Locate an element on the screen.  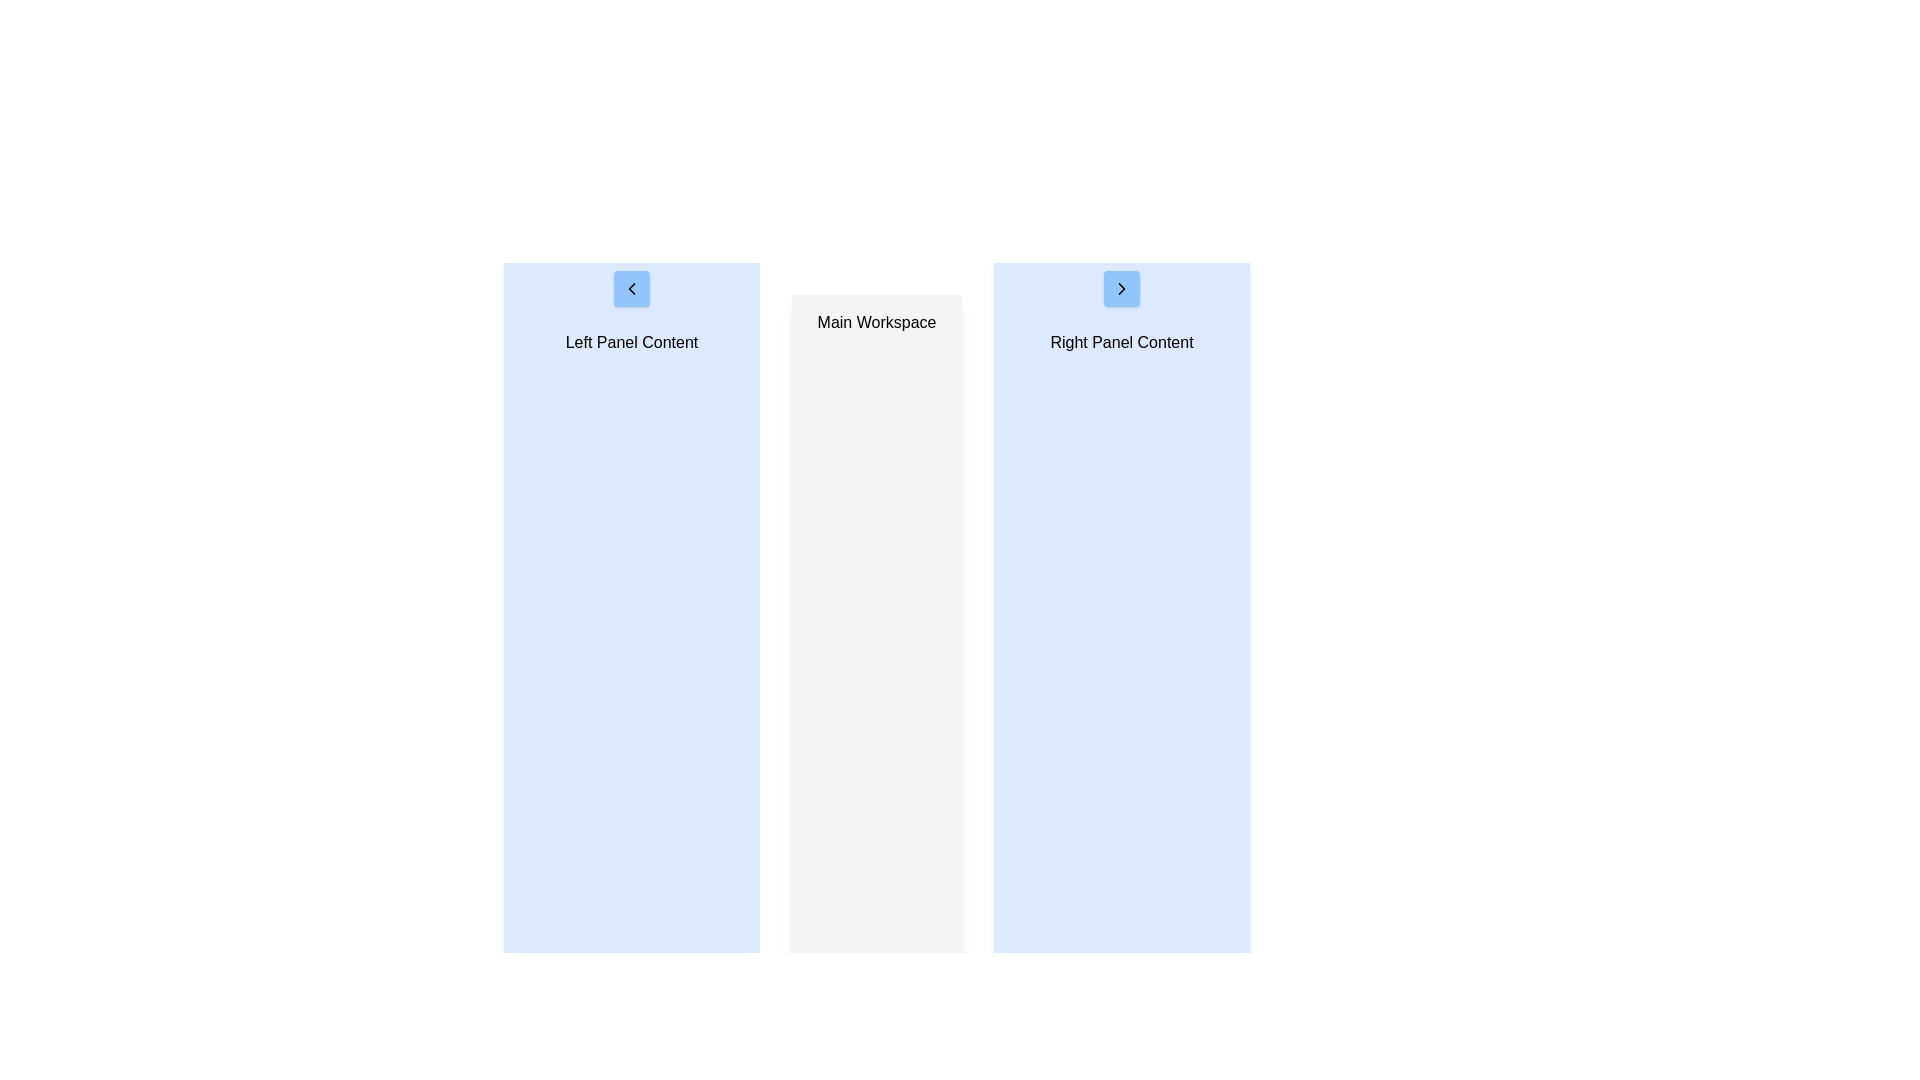
the right-facing chevron button located in the top-right corner of the right panel is located at coordinates (1122, 289).